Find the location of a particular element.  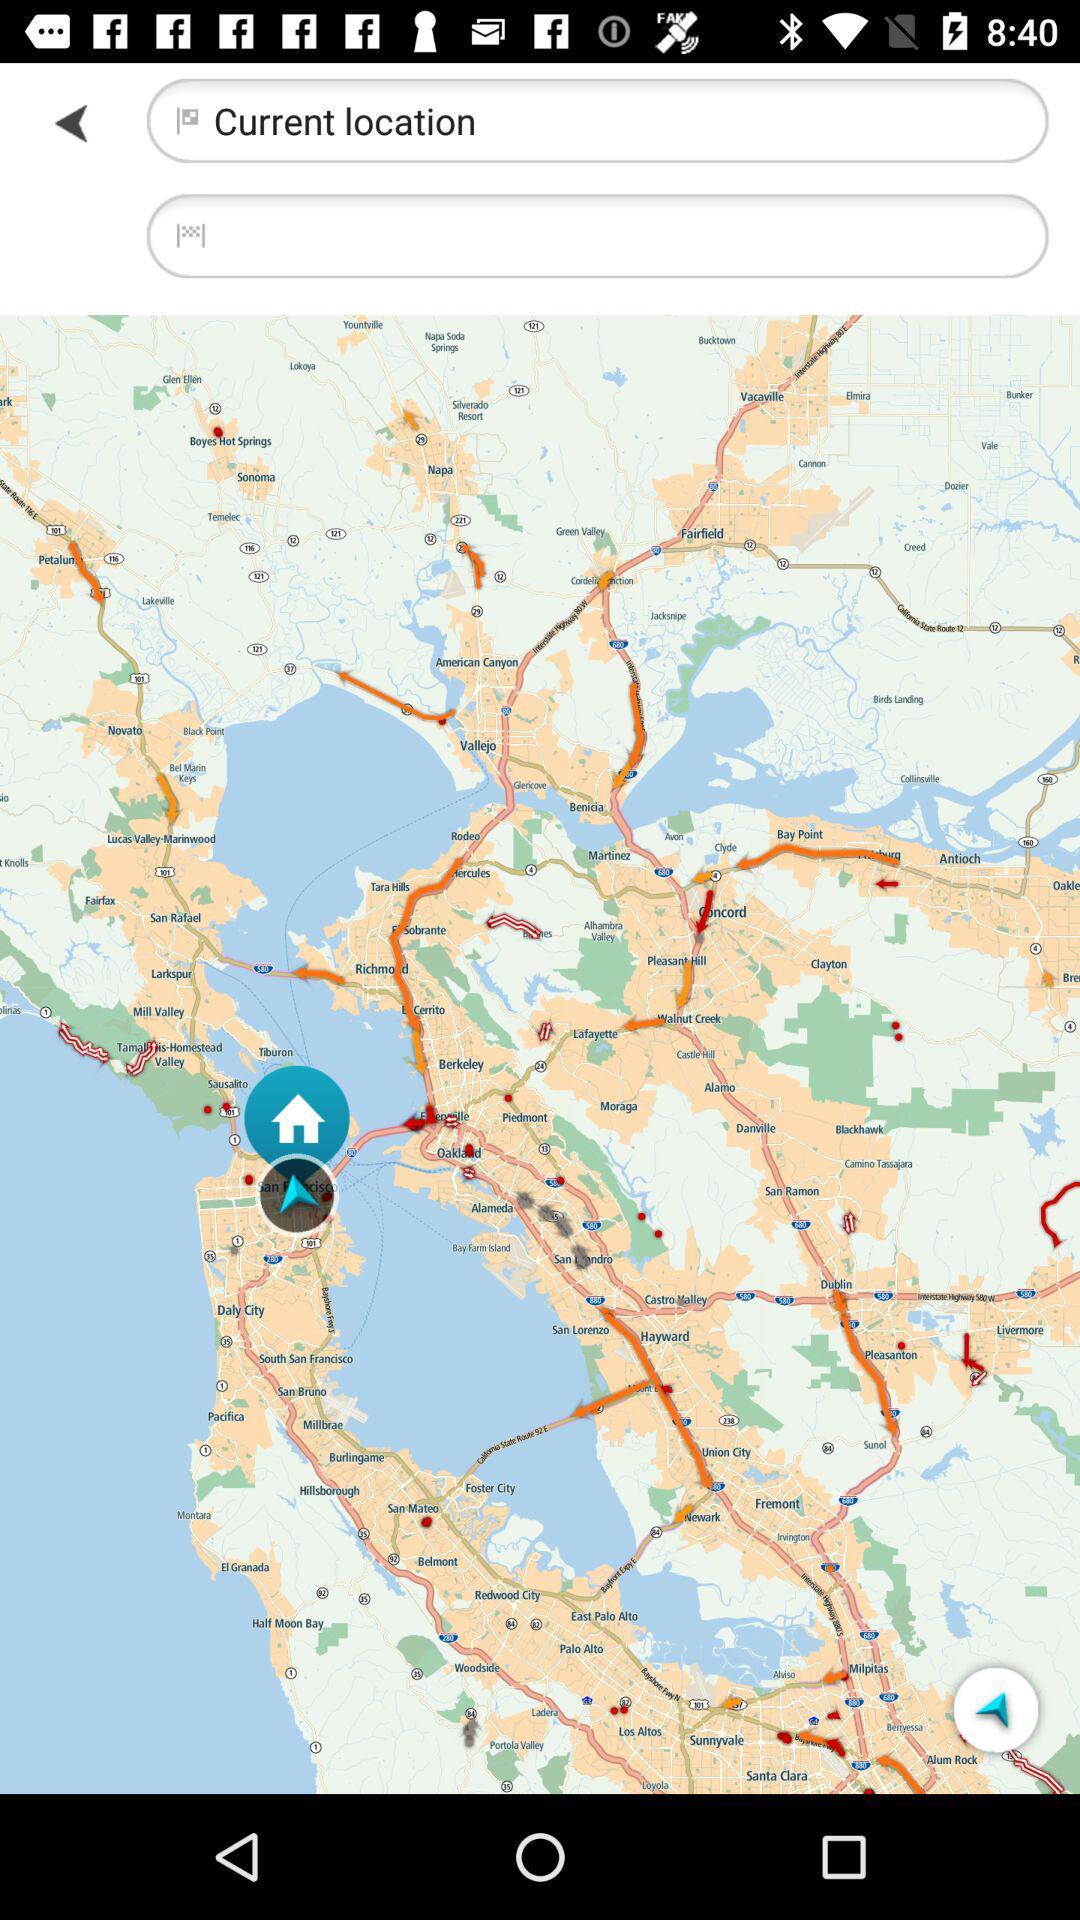

icon to the left of current location item is located at coordinates (72, 121).